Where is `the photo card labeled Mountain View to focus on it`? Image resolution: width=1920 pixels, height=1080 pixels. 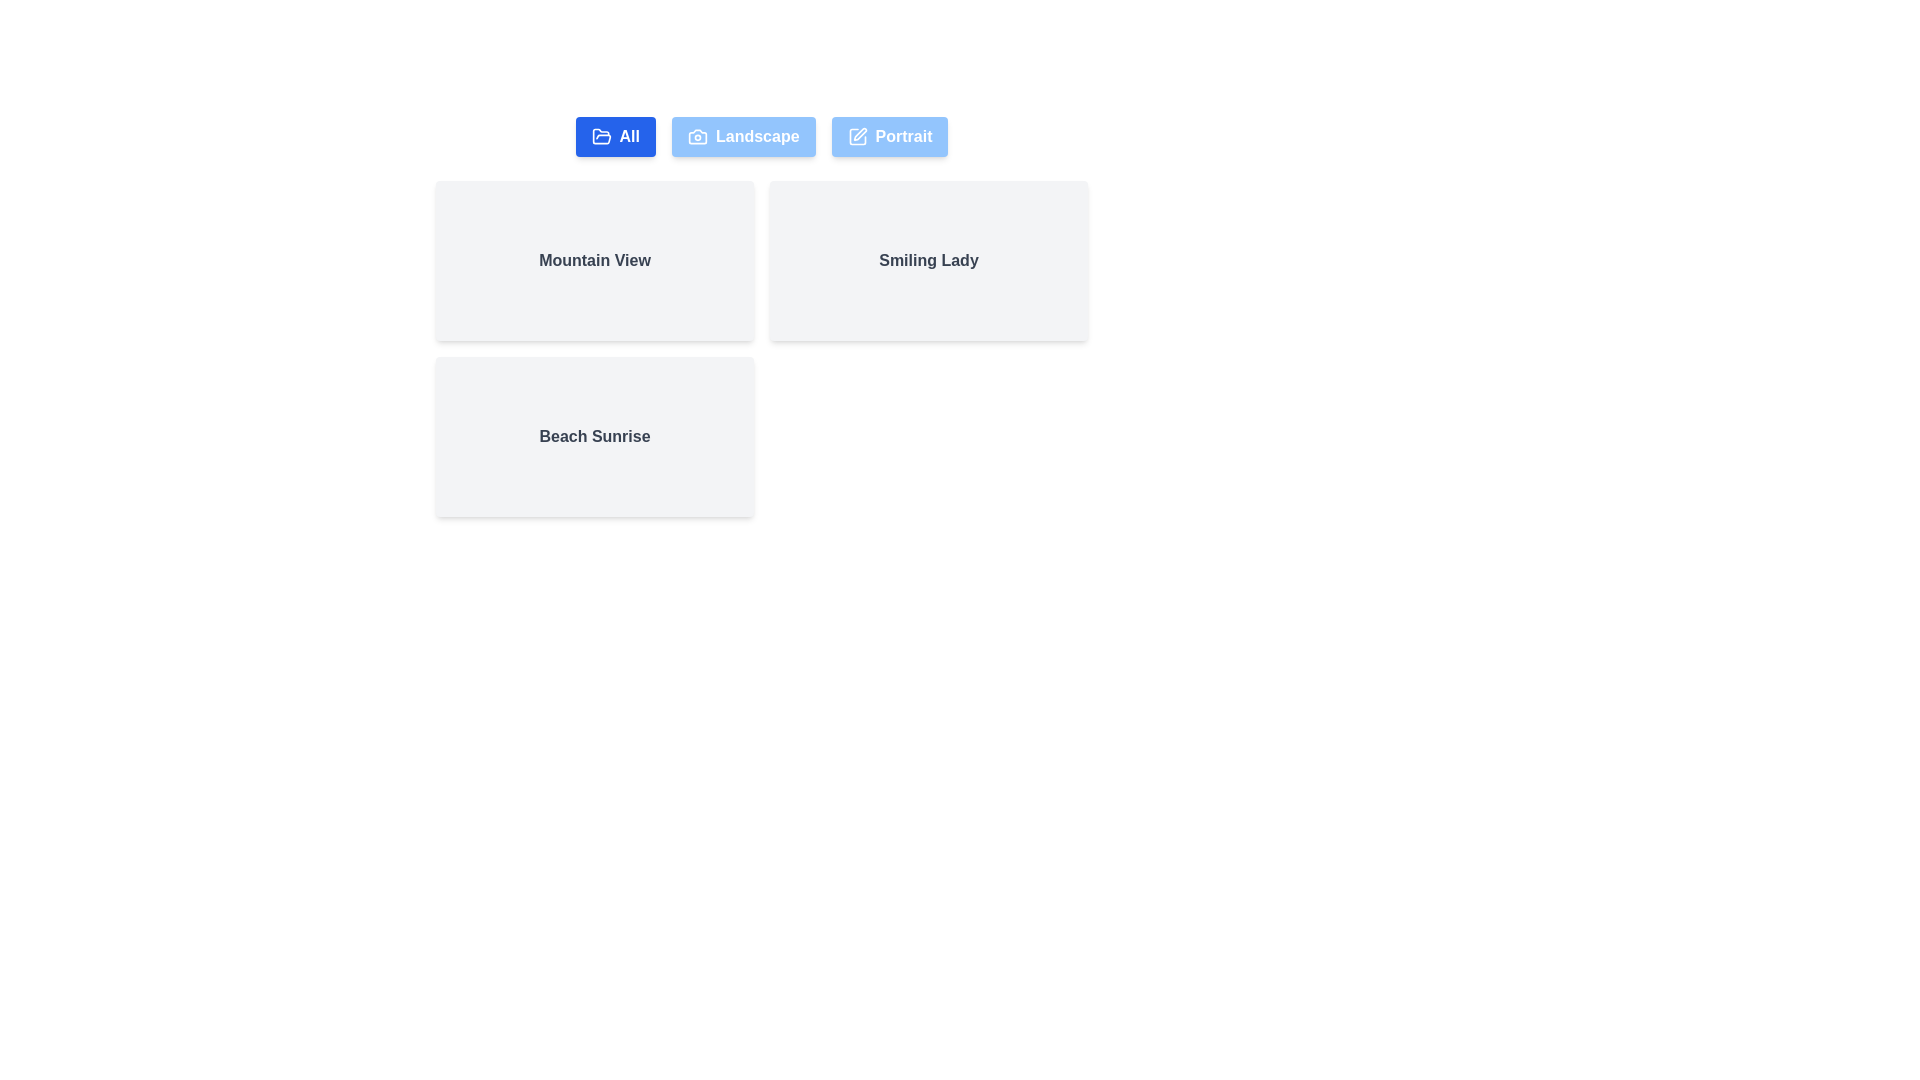 the photo card labeled Mountain View to focus on it is located at coordinates (594, 260).